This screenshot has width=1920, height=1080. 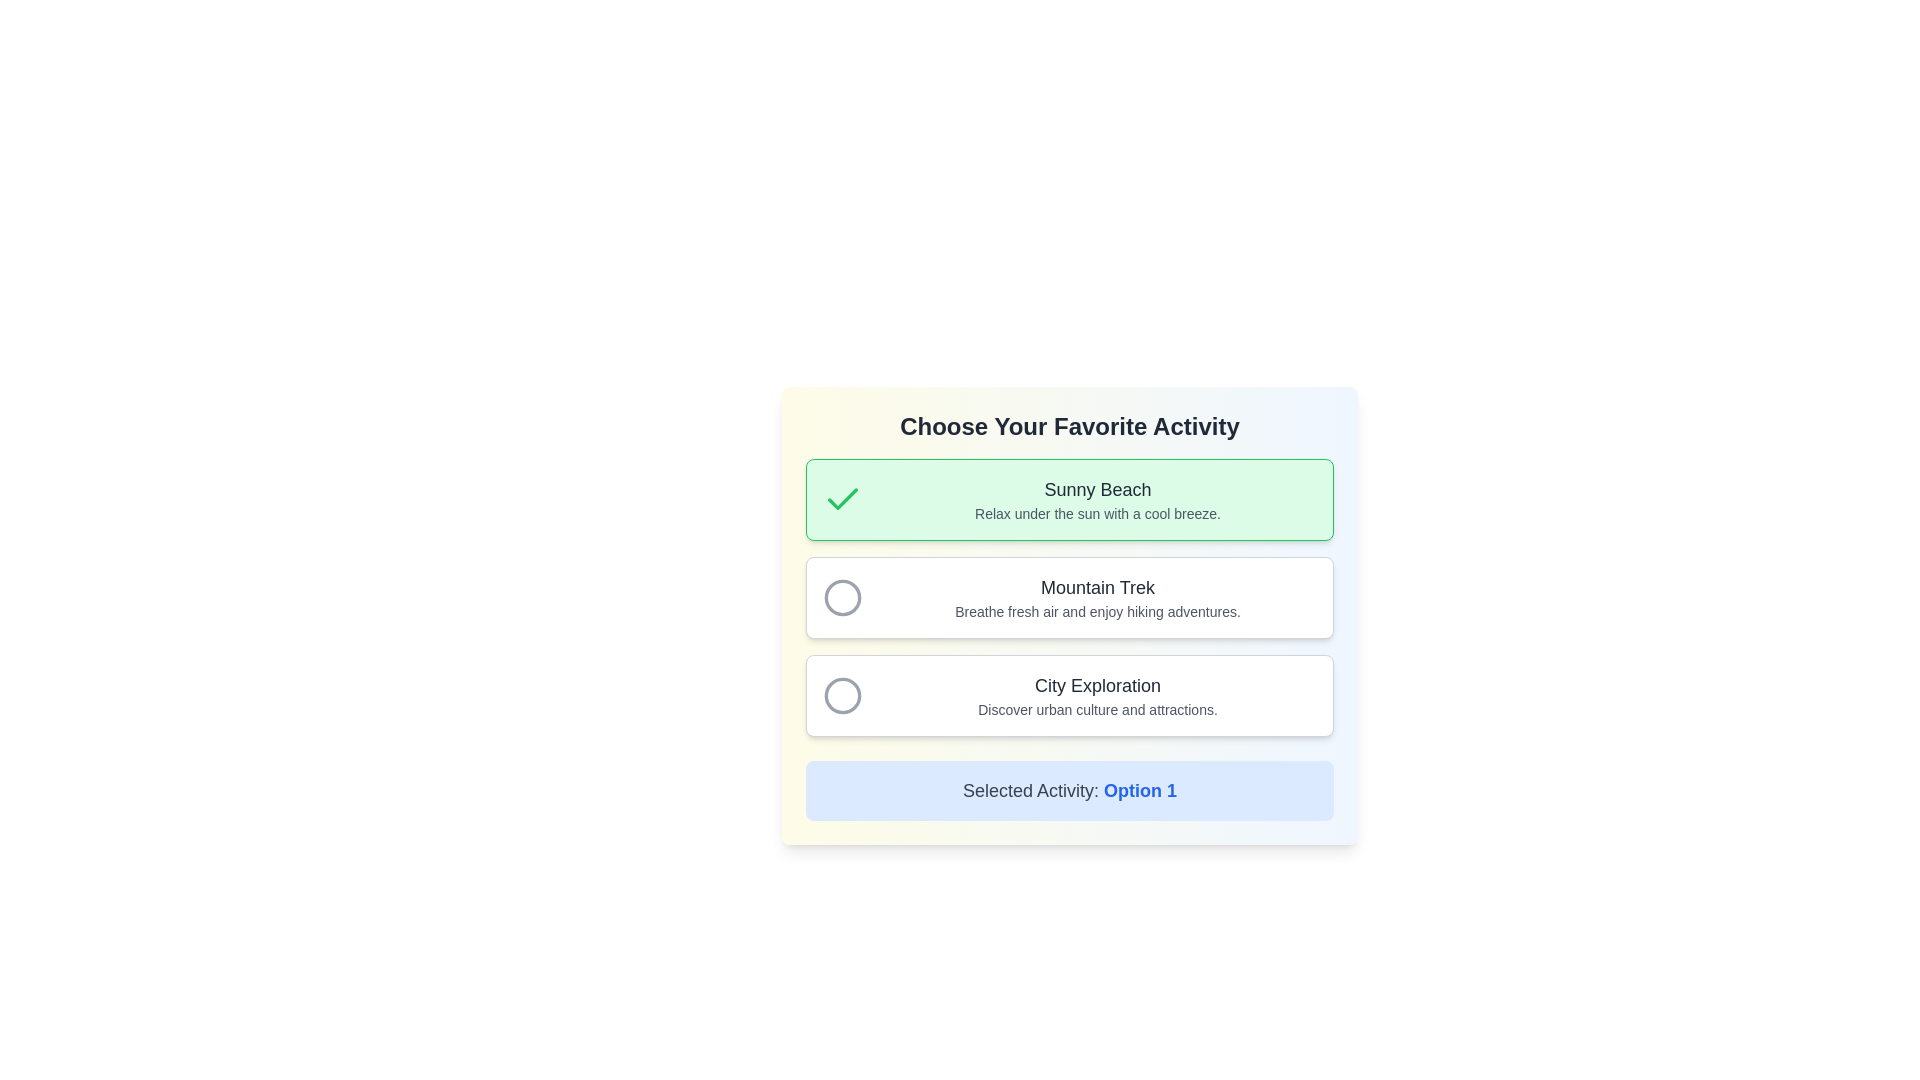 I want to click on text element displaying 'Sunny Beach' which is the primary title of the first option under 'Choose Your Favorite Activity', so click(x=1097, y=489).